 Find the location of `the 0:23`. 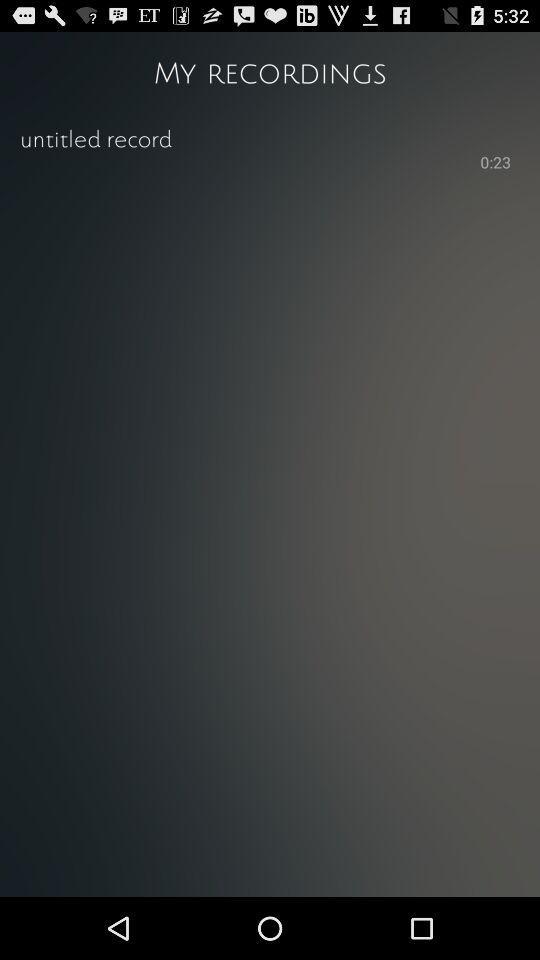

the 0:23 is located at coordinates (494, 163).